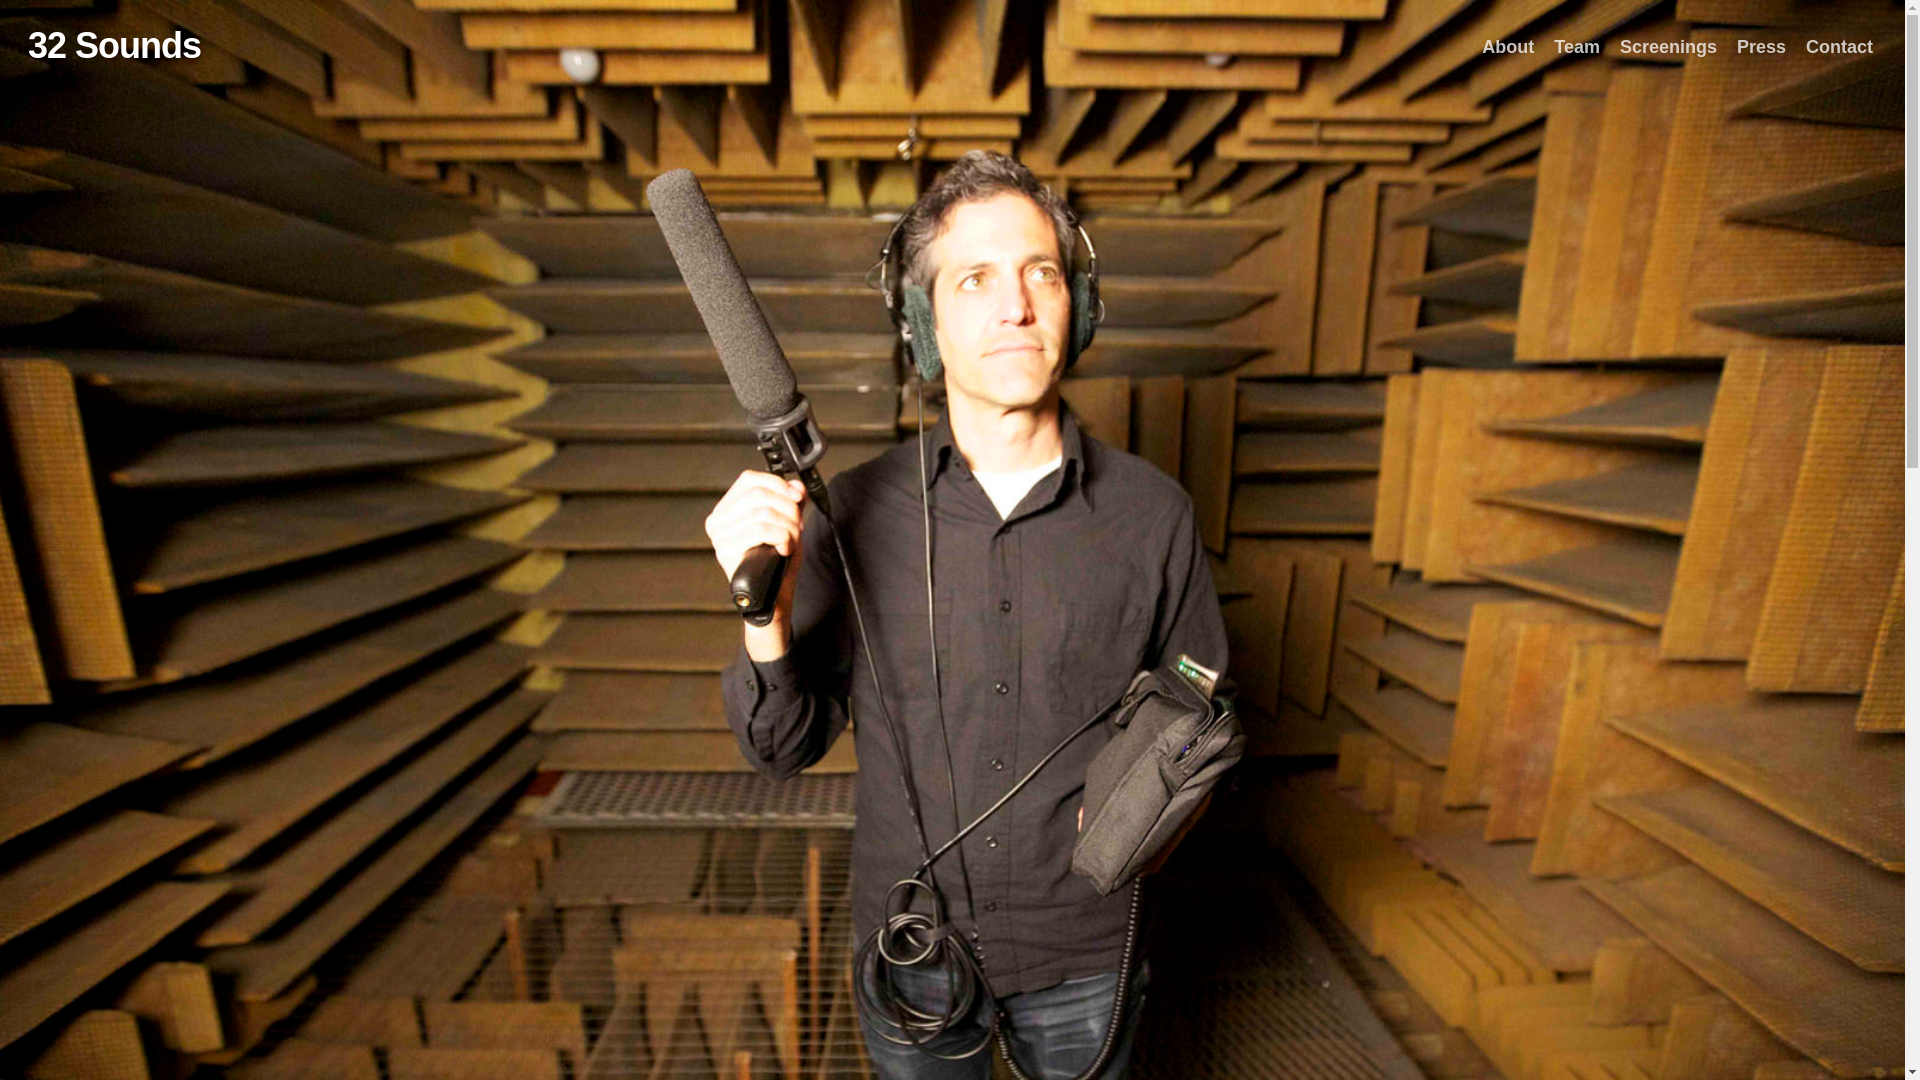  What do you see at coordinates (1620, 45) in the screenshot?
I see `'Screenings'` at bounding box center [1620, 45].